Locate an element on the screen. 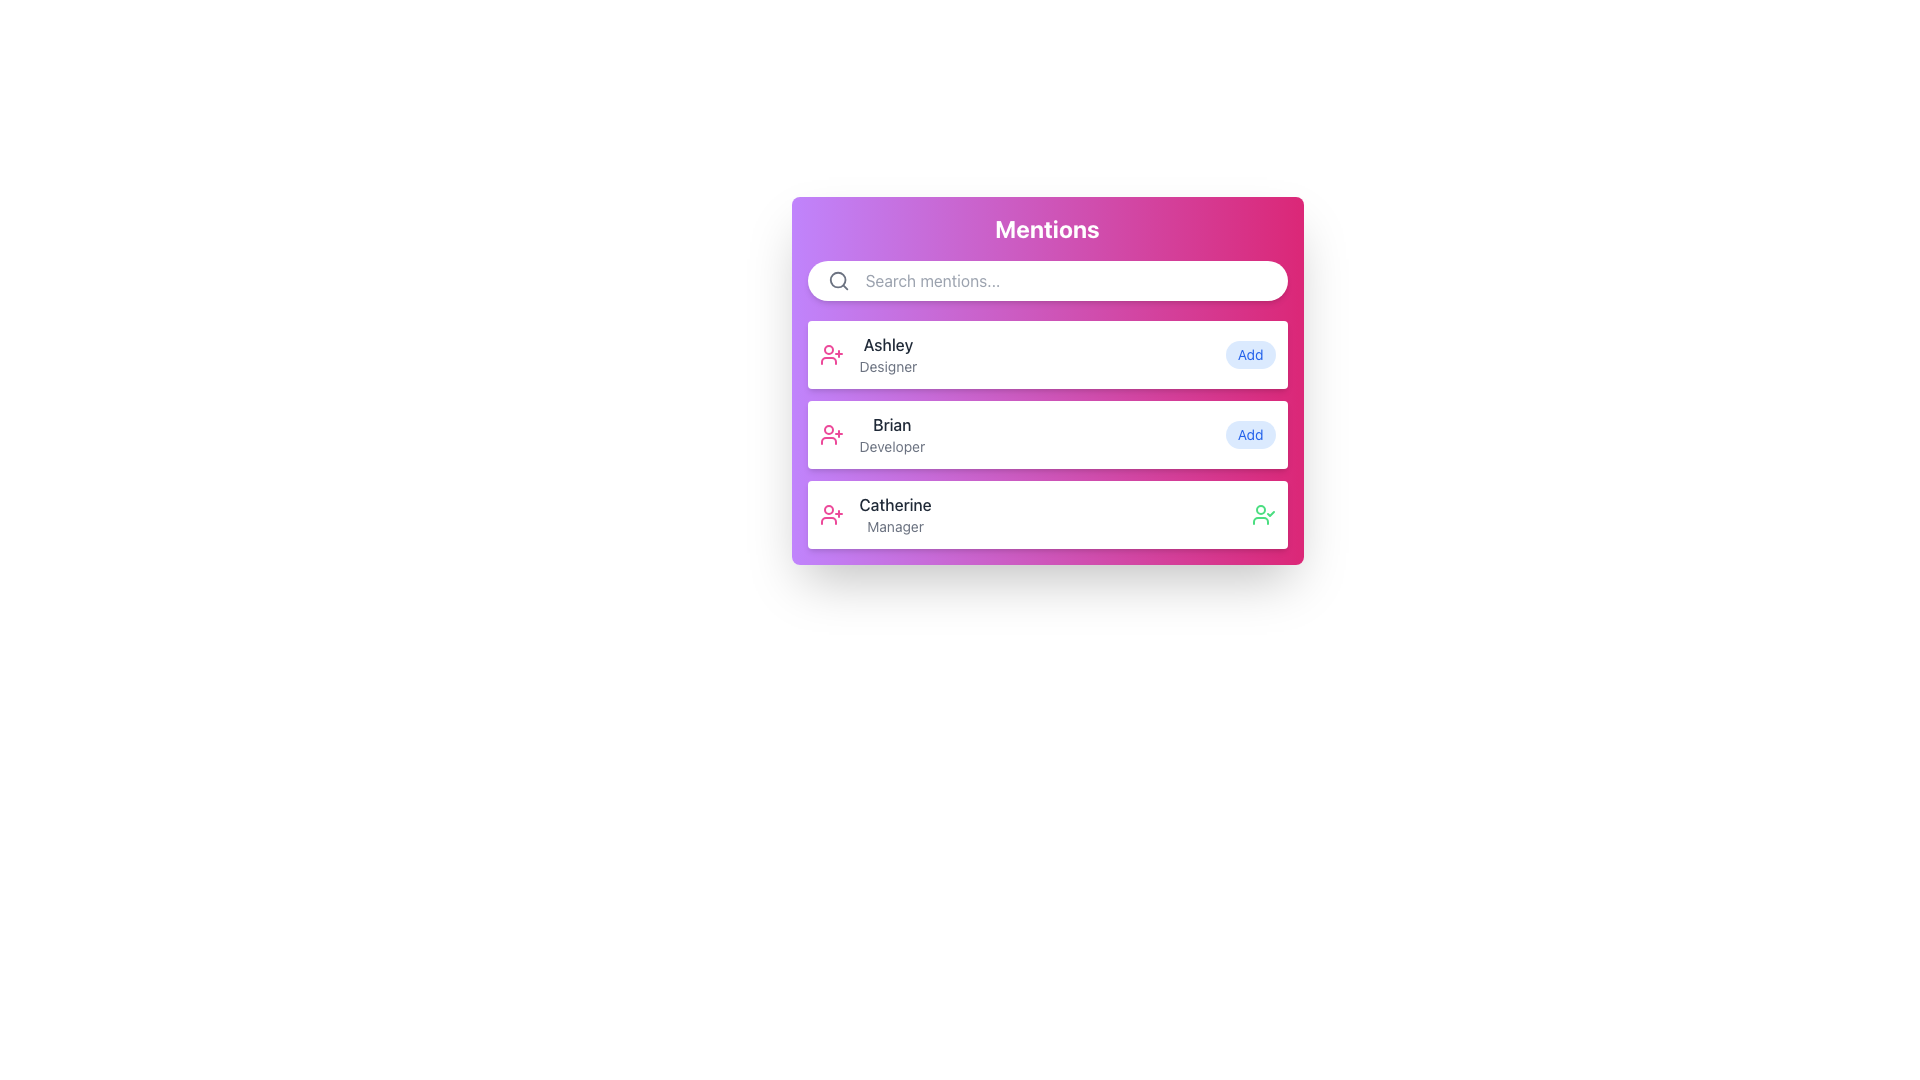 The width and height of the screenshot is (1920, 1080). the pink user icon with a plus sign located in the last row of the 'Mentions' section, next to the text 'Catherine' and 'Manager' is located at coordinates (831, 514).